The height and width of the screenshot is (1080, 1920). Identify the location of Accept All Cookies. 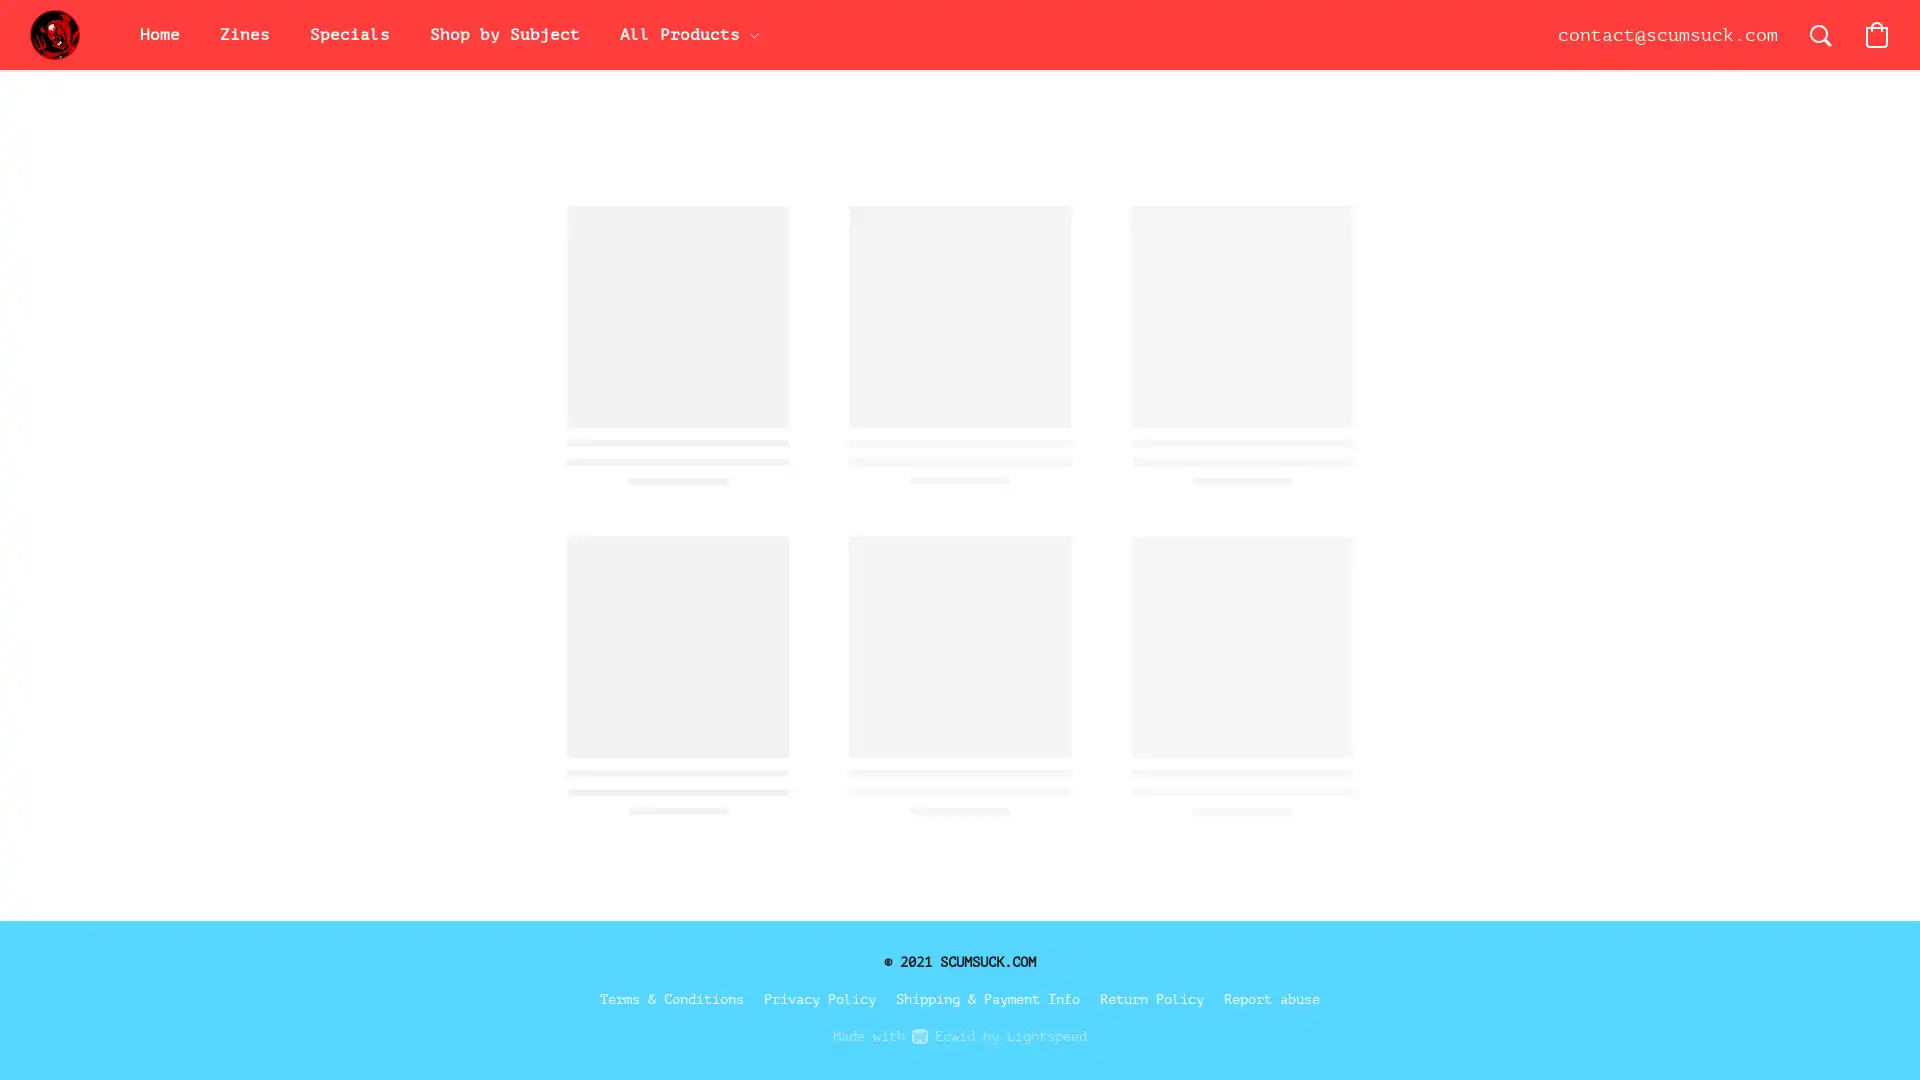
(1637, 663).